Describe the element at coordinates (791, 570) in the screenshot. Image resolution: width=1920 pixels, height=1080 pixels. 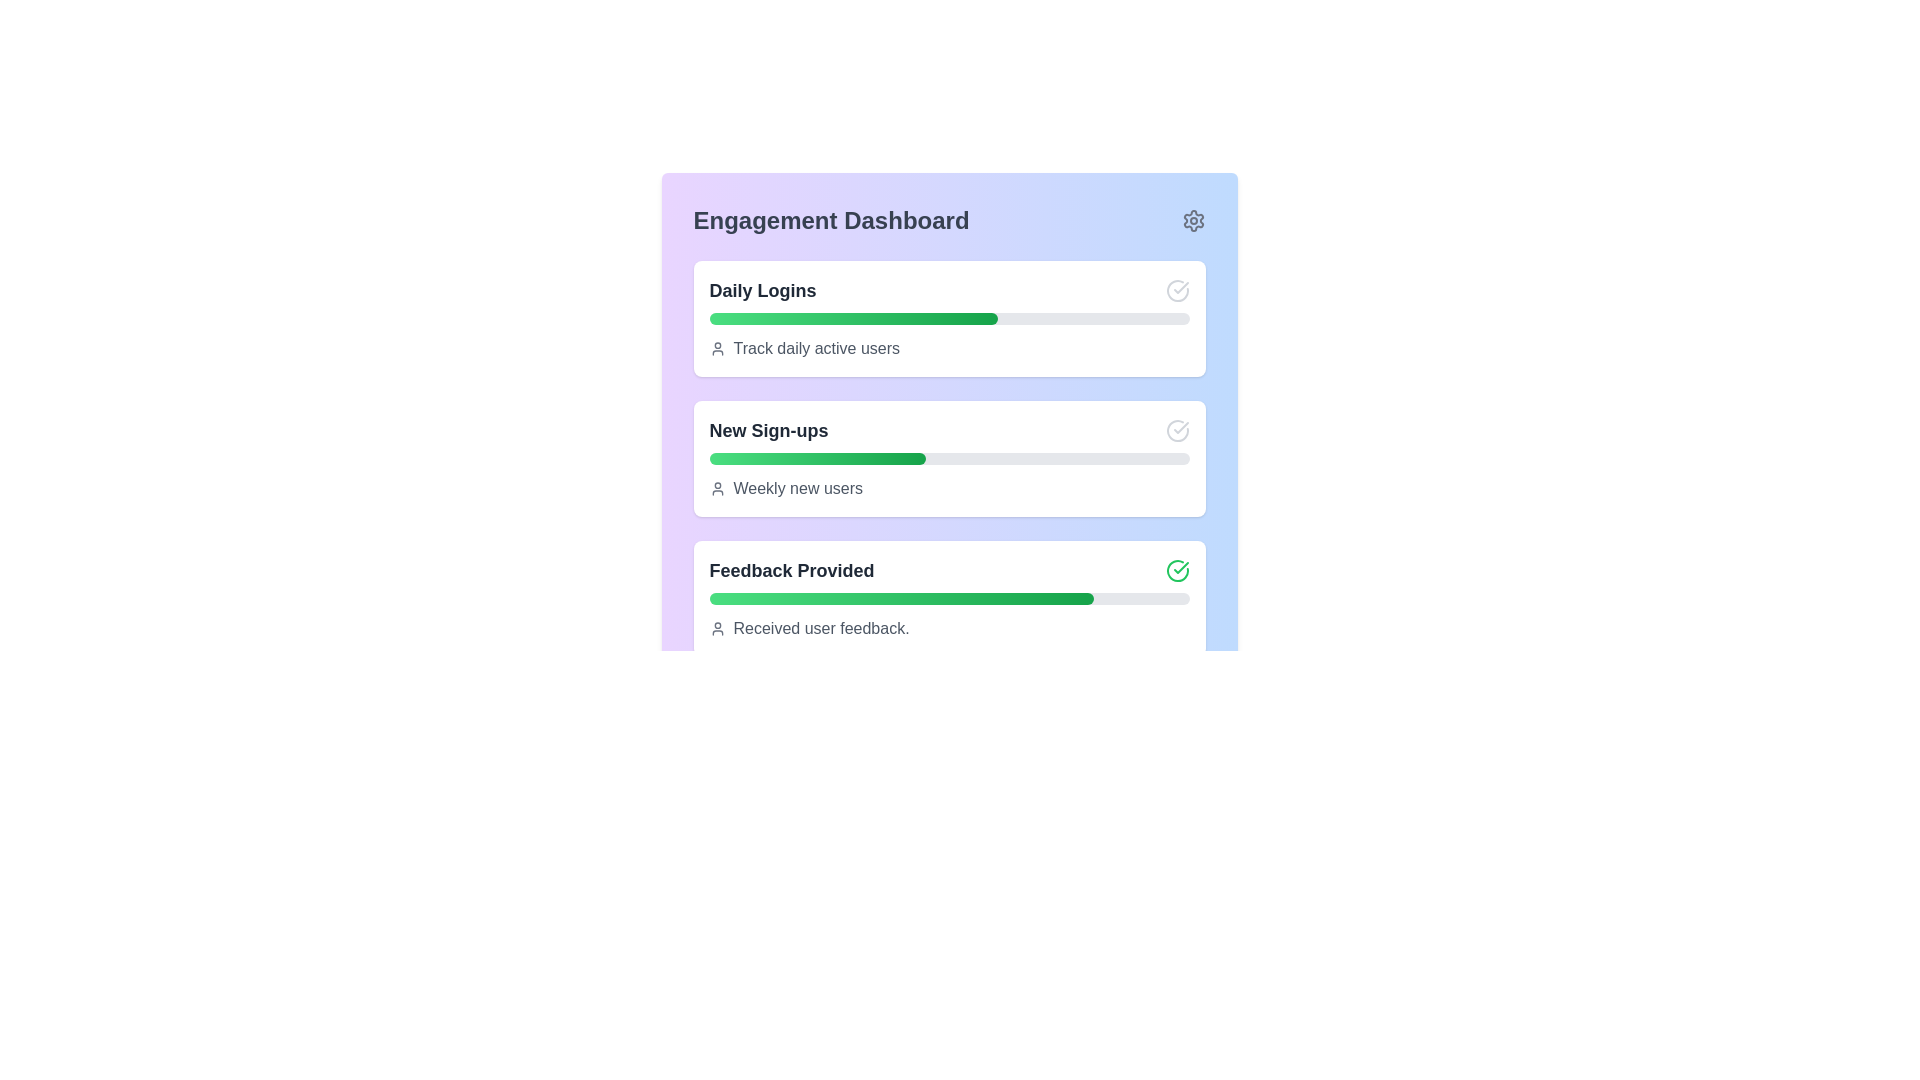
I see `the text label that serves as a header for the third card in the 'Engagement Dashboard' section, which summarizes feedback-related information for the user` at that location.